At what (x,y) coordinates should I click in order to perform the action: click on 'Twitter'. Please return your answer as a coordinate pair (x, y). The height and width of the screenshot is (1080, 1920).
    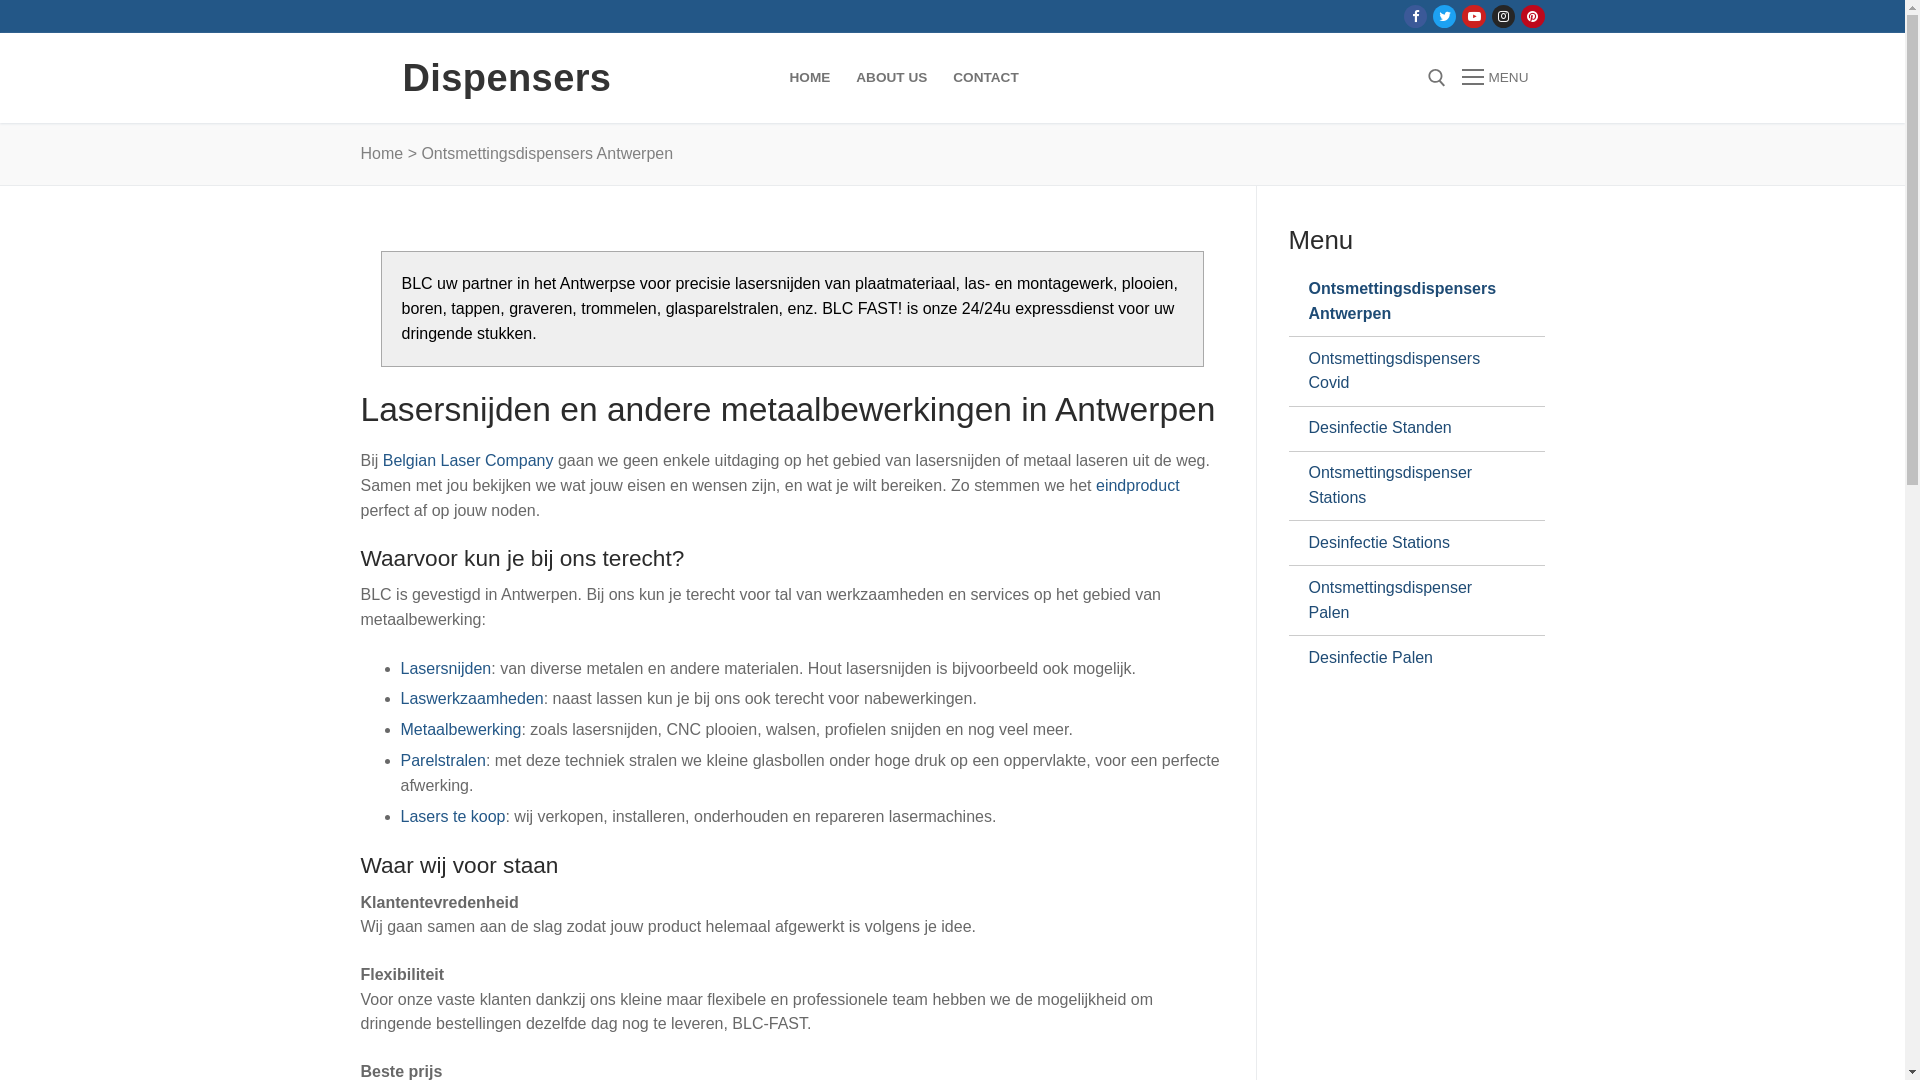
    Looking at the image, I should click on (1444, 16).